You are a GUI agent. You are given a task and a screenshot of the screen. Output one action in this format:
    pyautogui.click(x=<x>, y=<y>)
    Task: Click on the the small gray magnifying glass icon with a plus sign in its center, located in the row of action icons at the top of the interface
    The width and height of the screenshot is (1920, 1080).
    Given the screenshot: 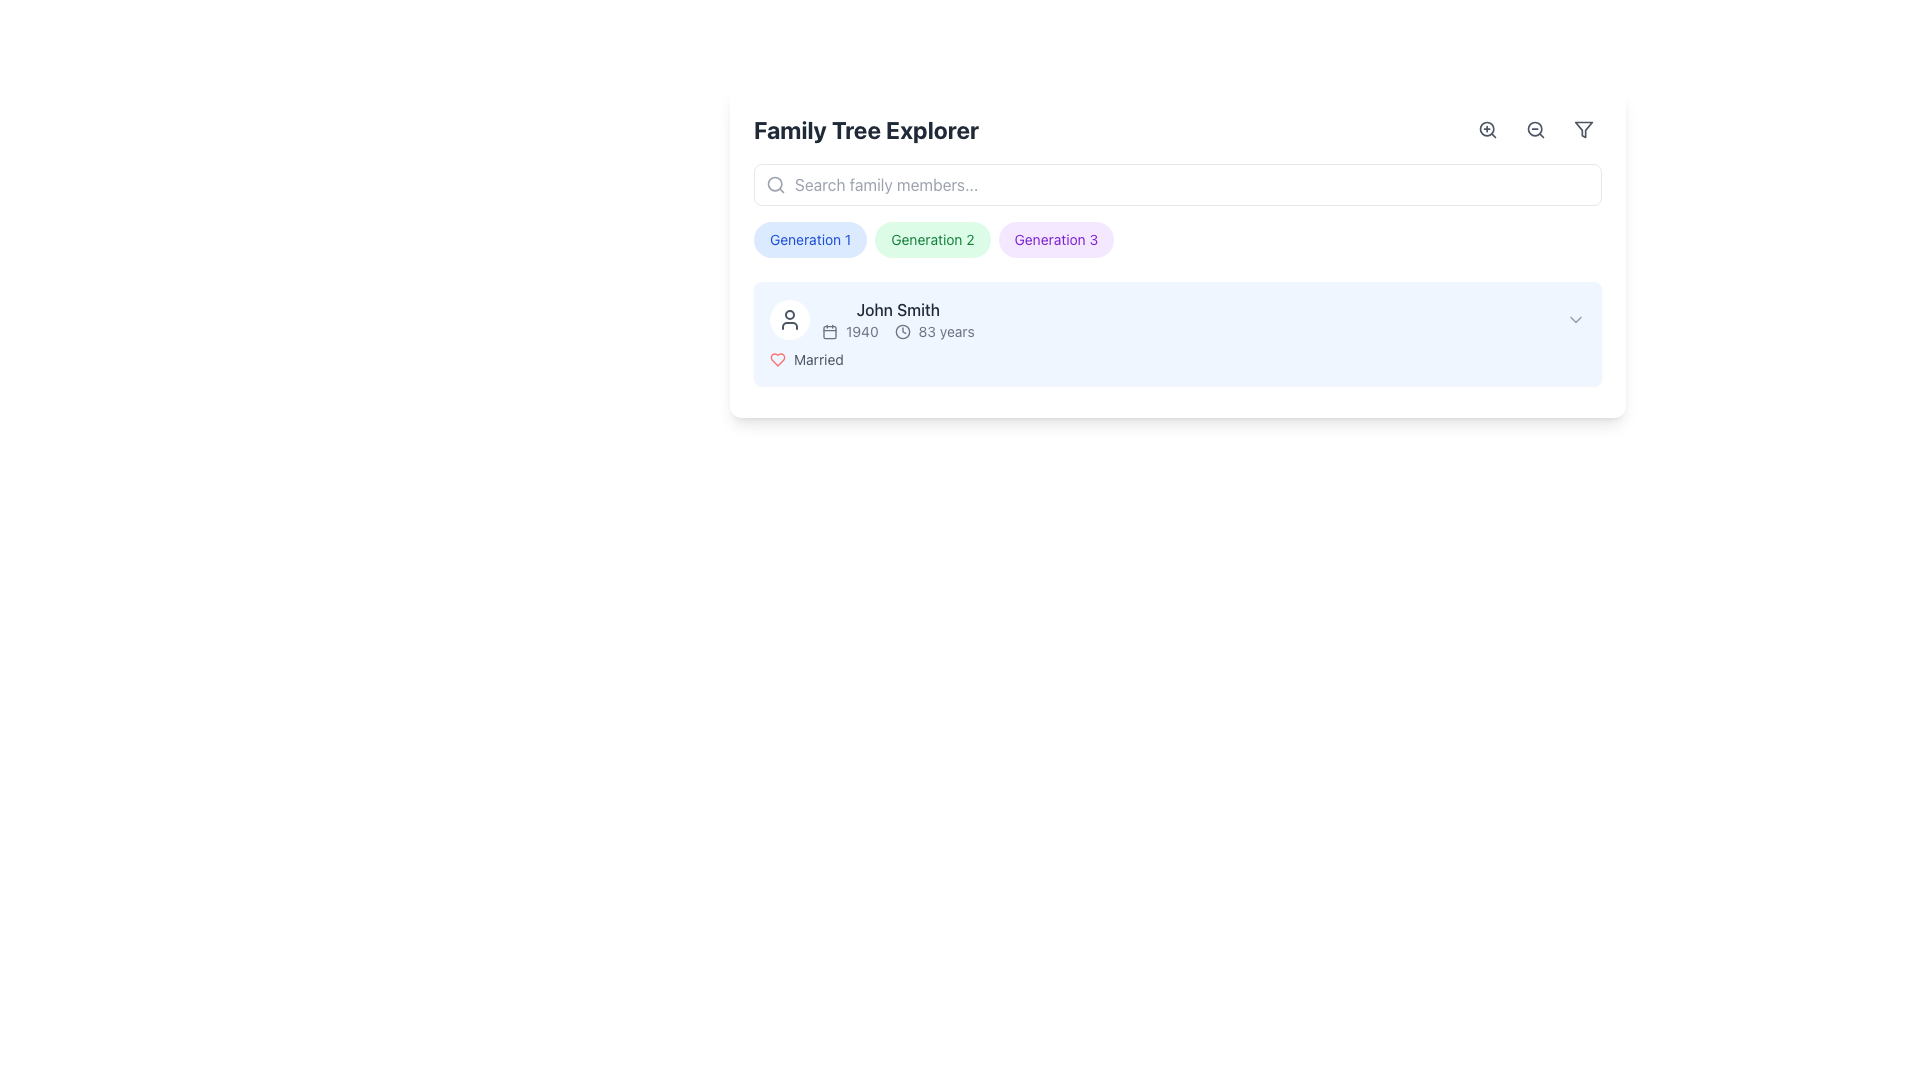 What is the action you would take?
    pyautogui.click(x=1488, y=130)
    